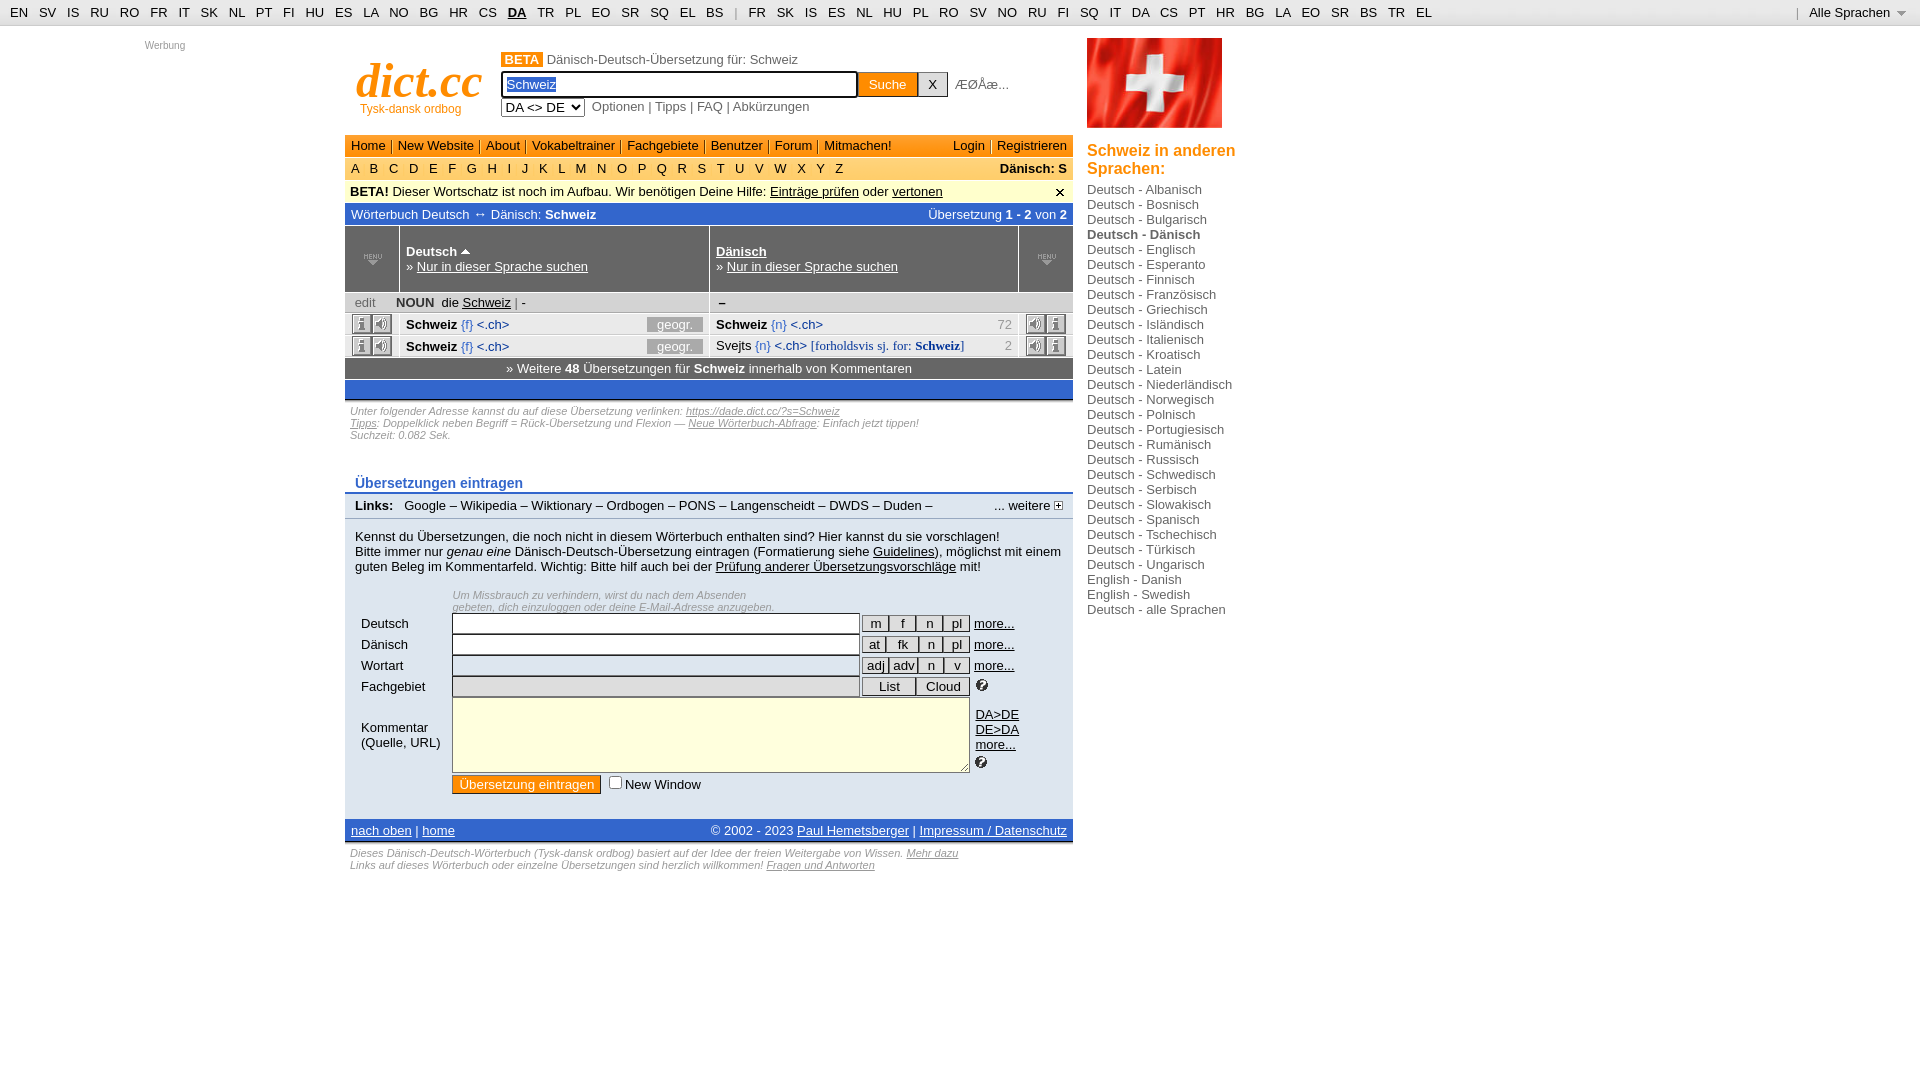 The image size is (1920, 1080). What do you see at coordinates (424, 504) in the screenshot?
I see `'Google'` at bounding box center [424, 504].